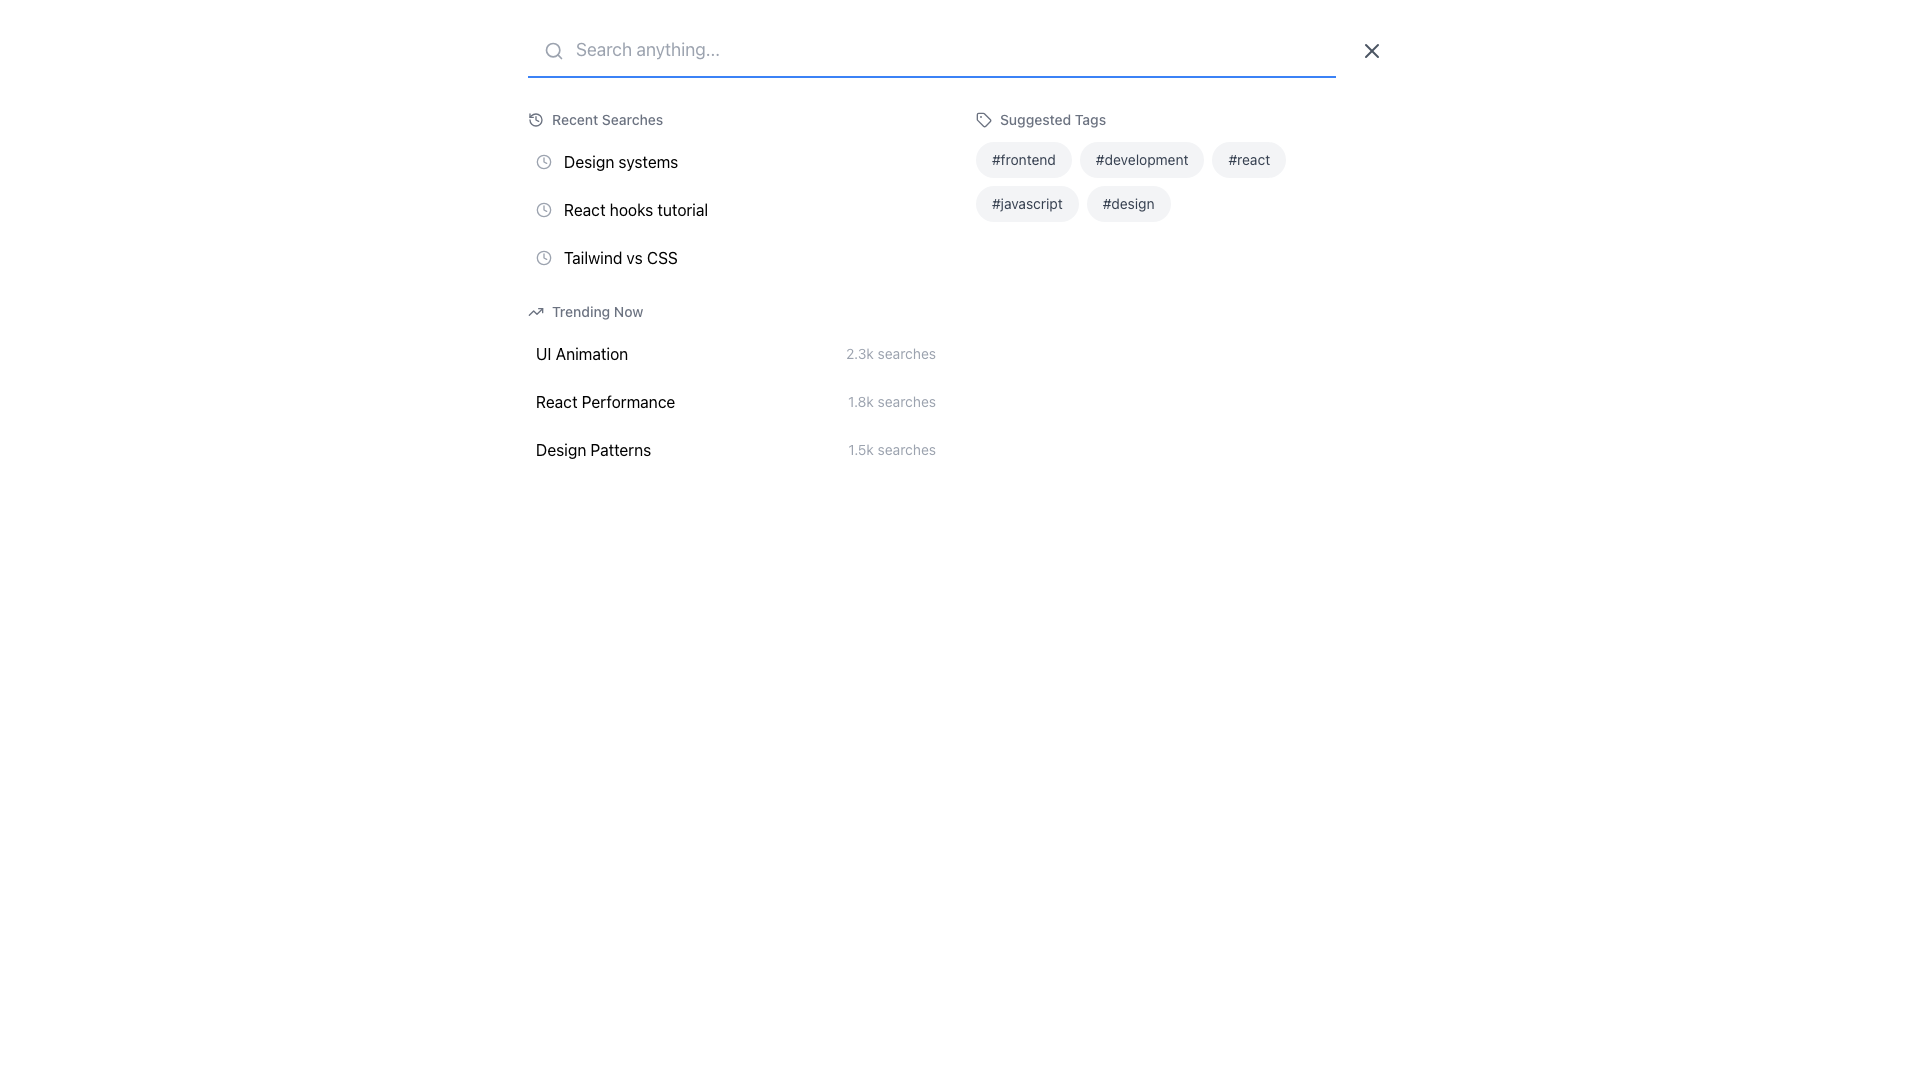 This screenshot has height=1080, width=1920. I want to click on the vector tag icon located in the 'Suggested Tags' section at the top-right corner of the interface, so click(983, 119).